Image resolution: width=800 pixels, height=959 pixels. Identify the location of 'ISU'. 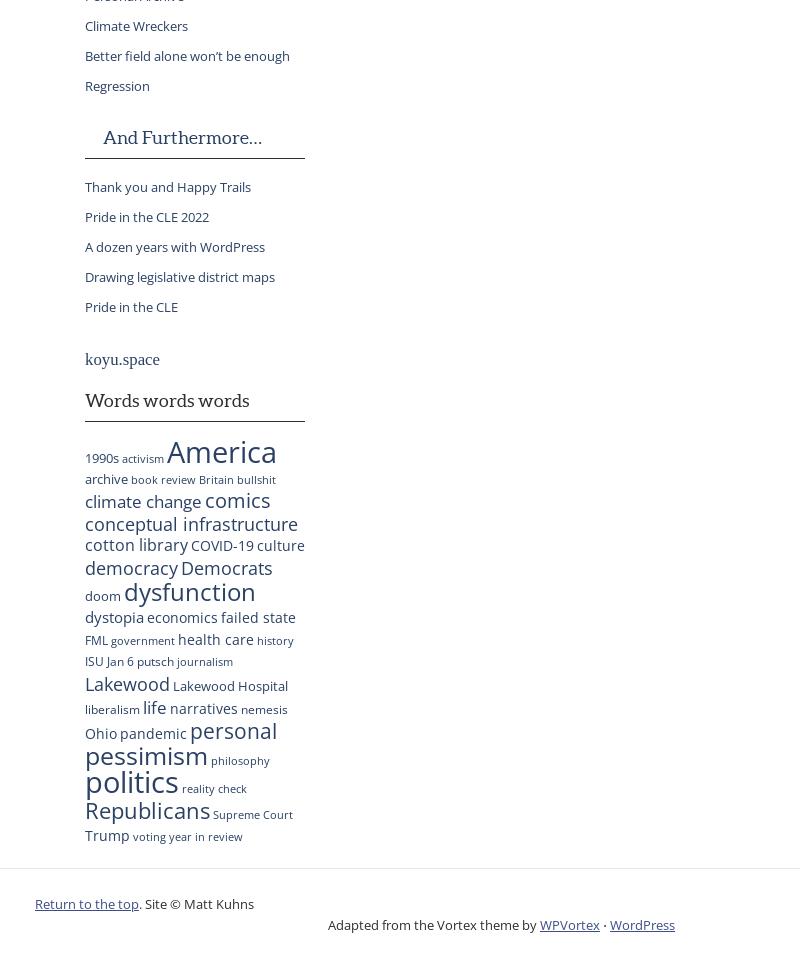
(94, 661).